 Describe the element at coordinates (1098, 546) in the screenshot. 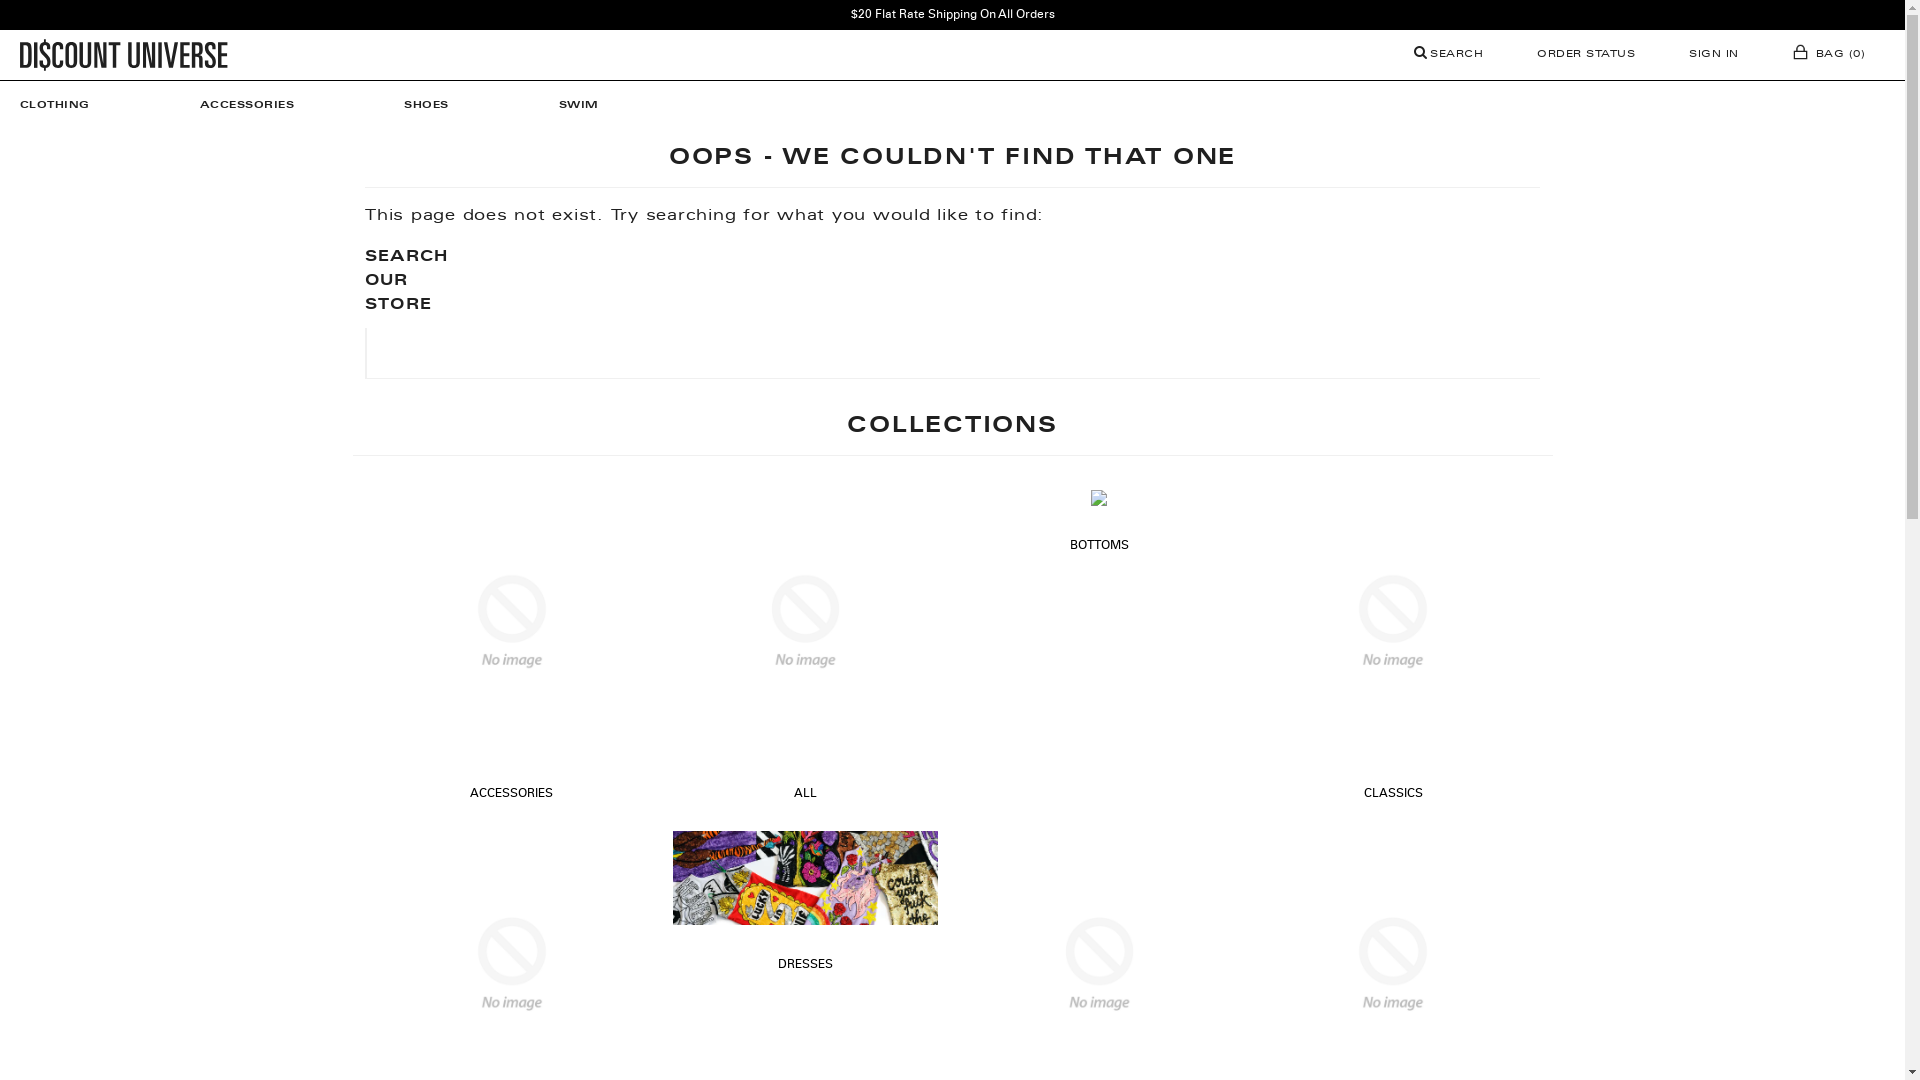

I see `'BOTTOMS'` at that location.